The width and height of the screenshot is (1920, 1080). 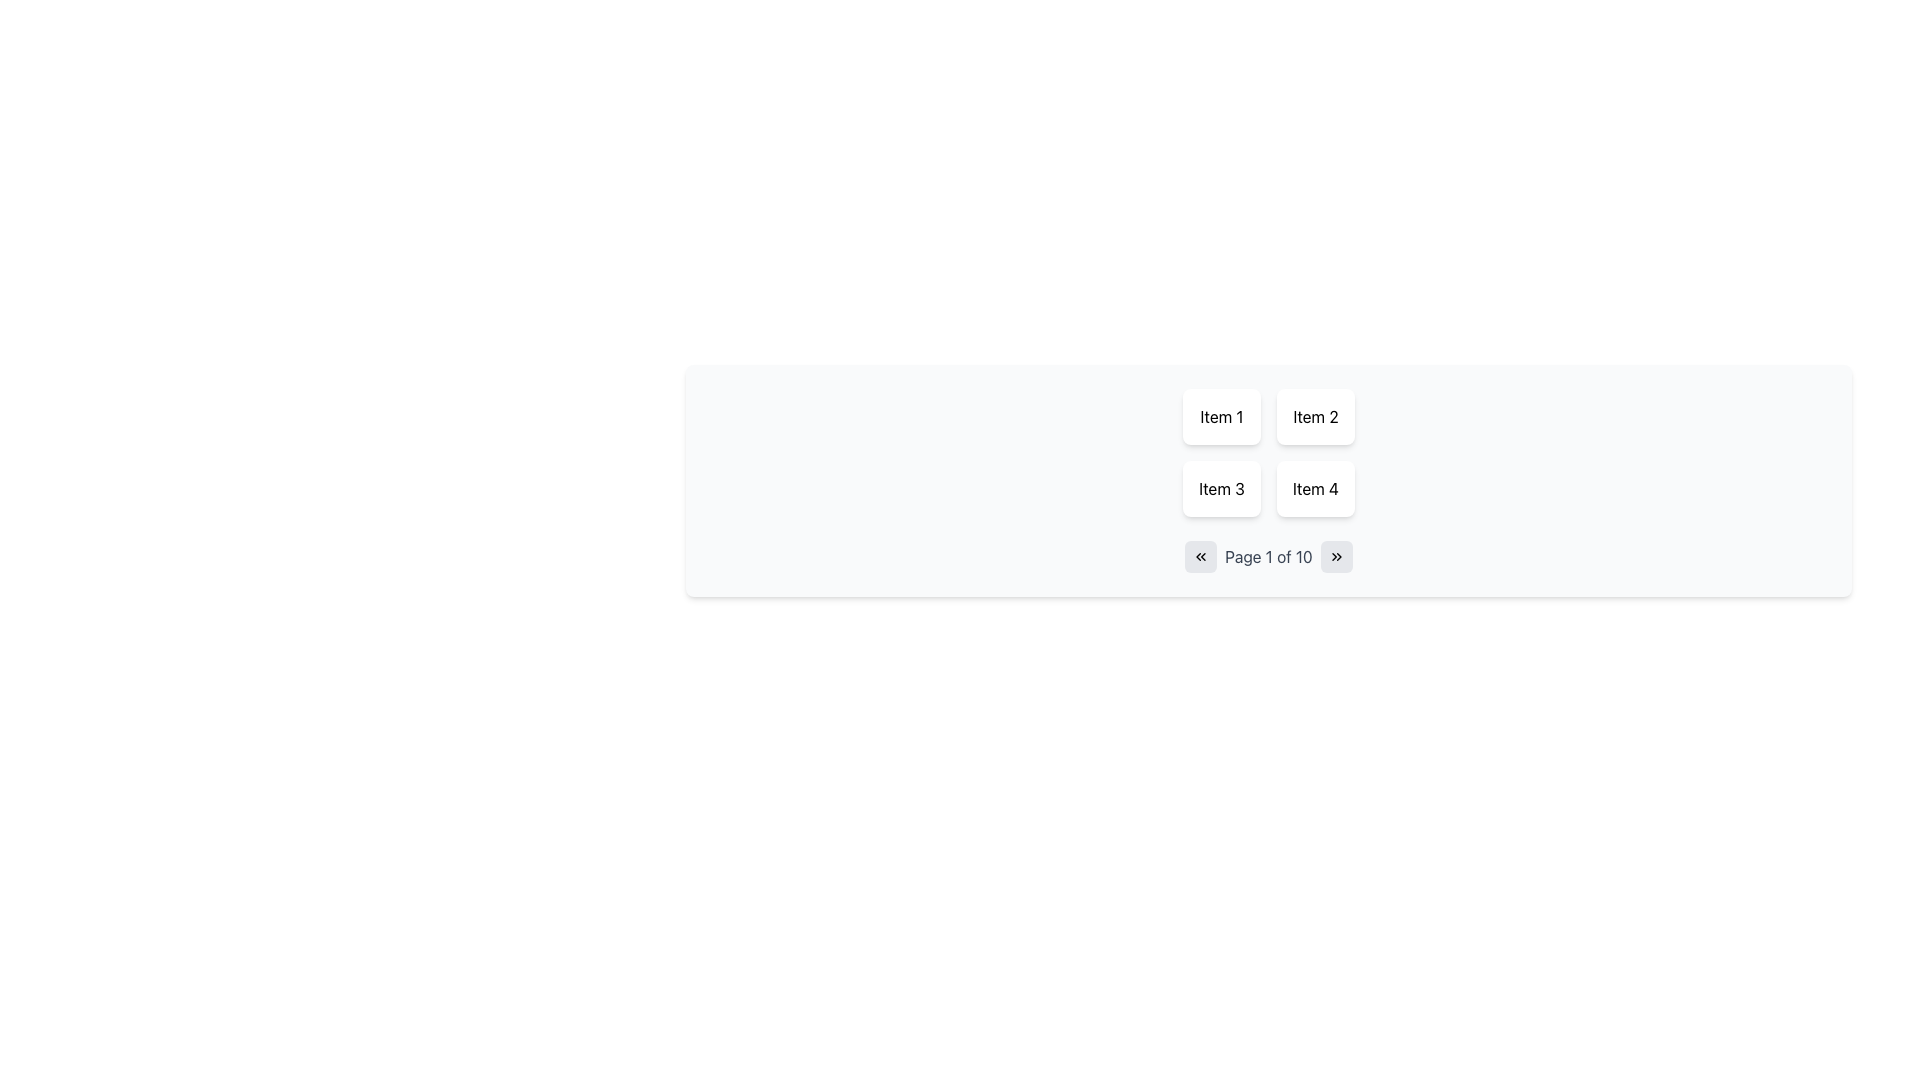 What do you see at coordinates (1315, 415) in the screenshot?
I see `the Text button labeled 'Item 2', which is located in the second column of the first row of a grid layout` at bounding box center [1315, 415].